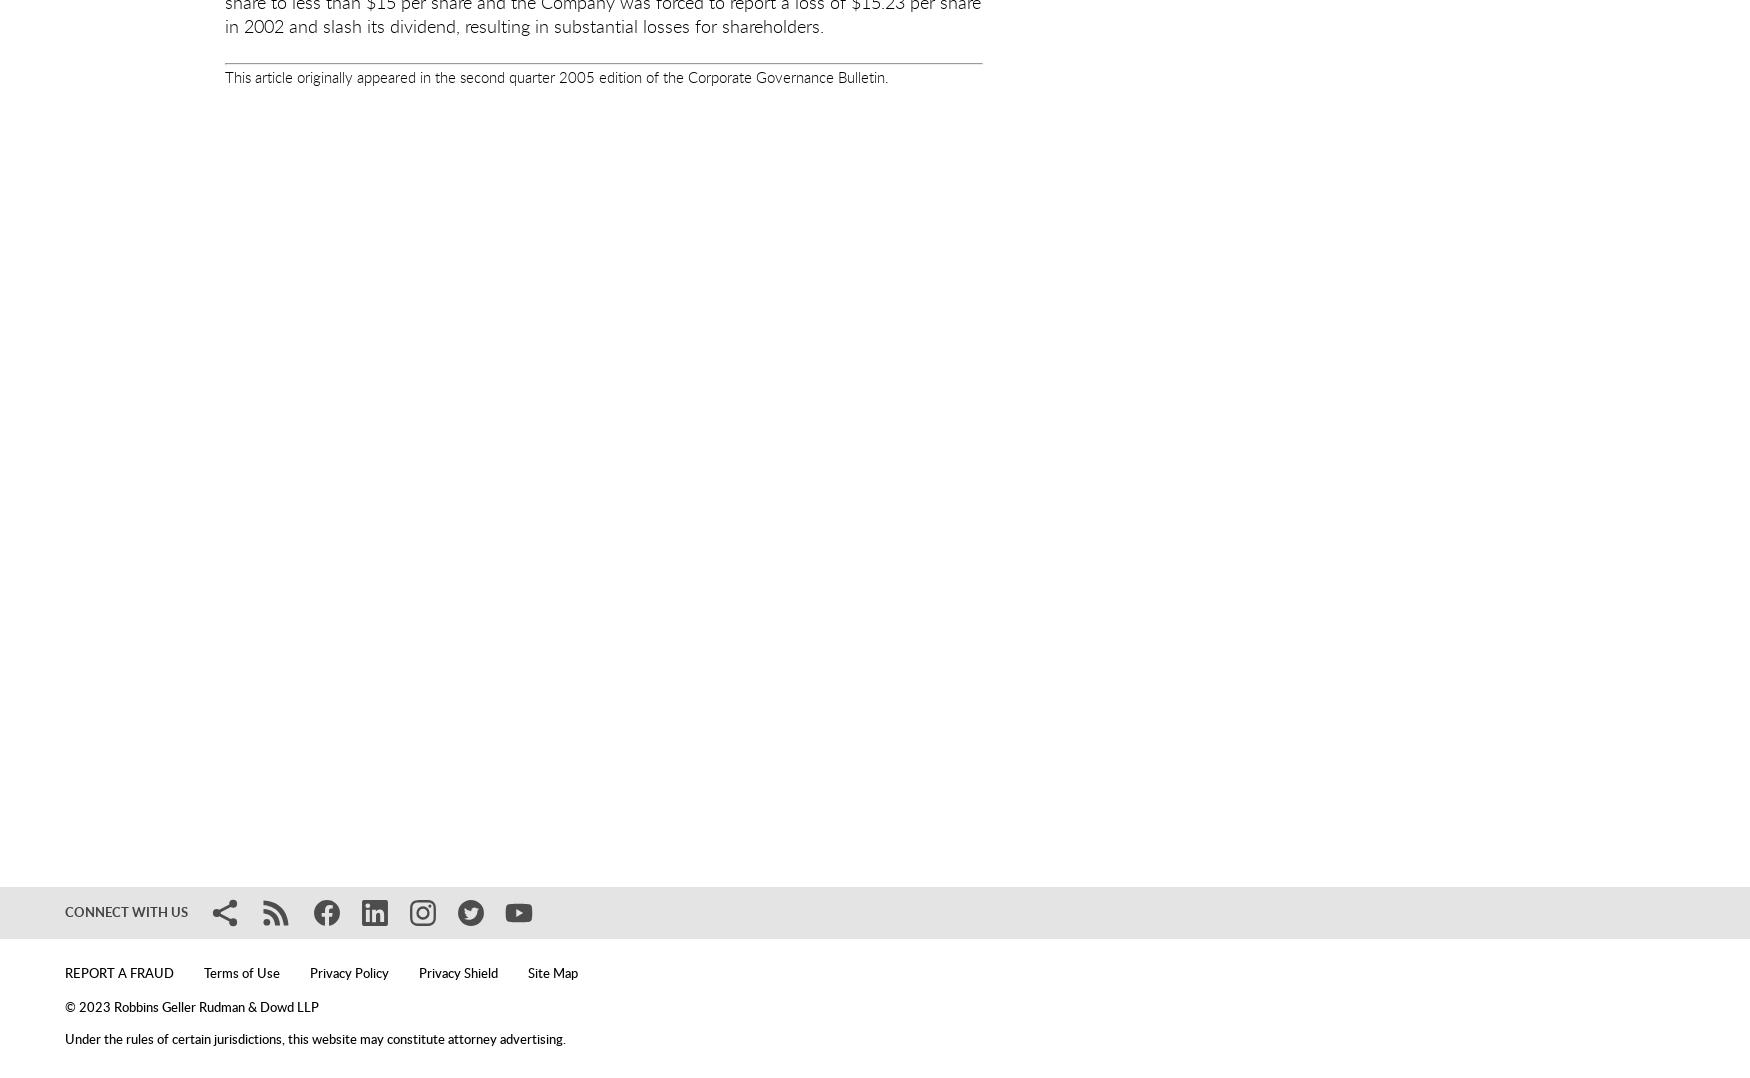  Describe the element at coordinates (125, 912) in the screenshot. I see `'Connect With Us'` at that location.